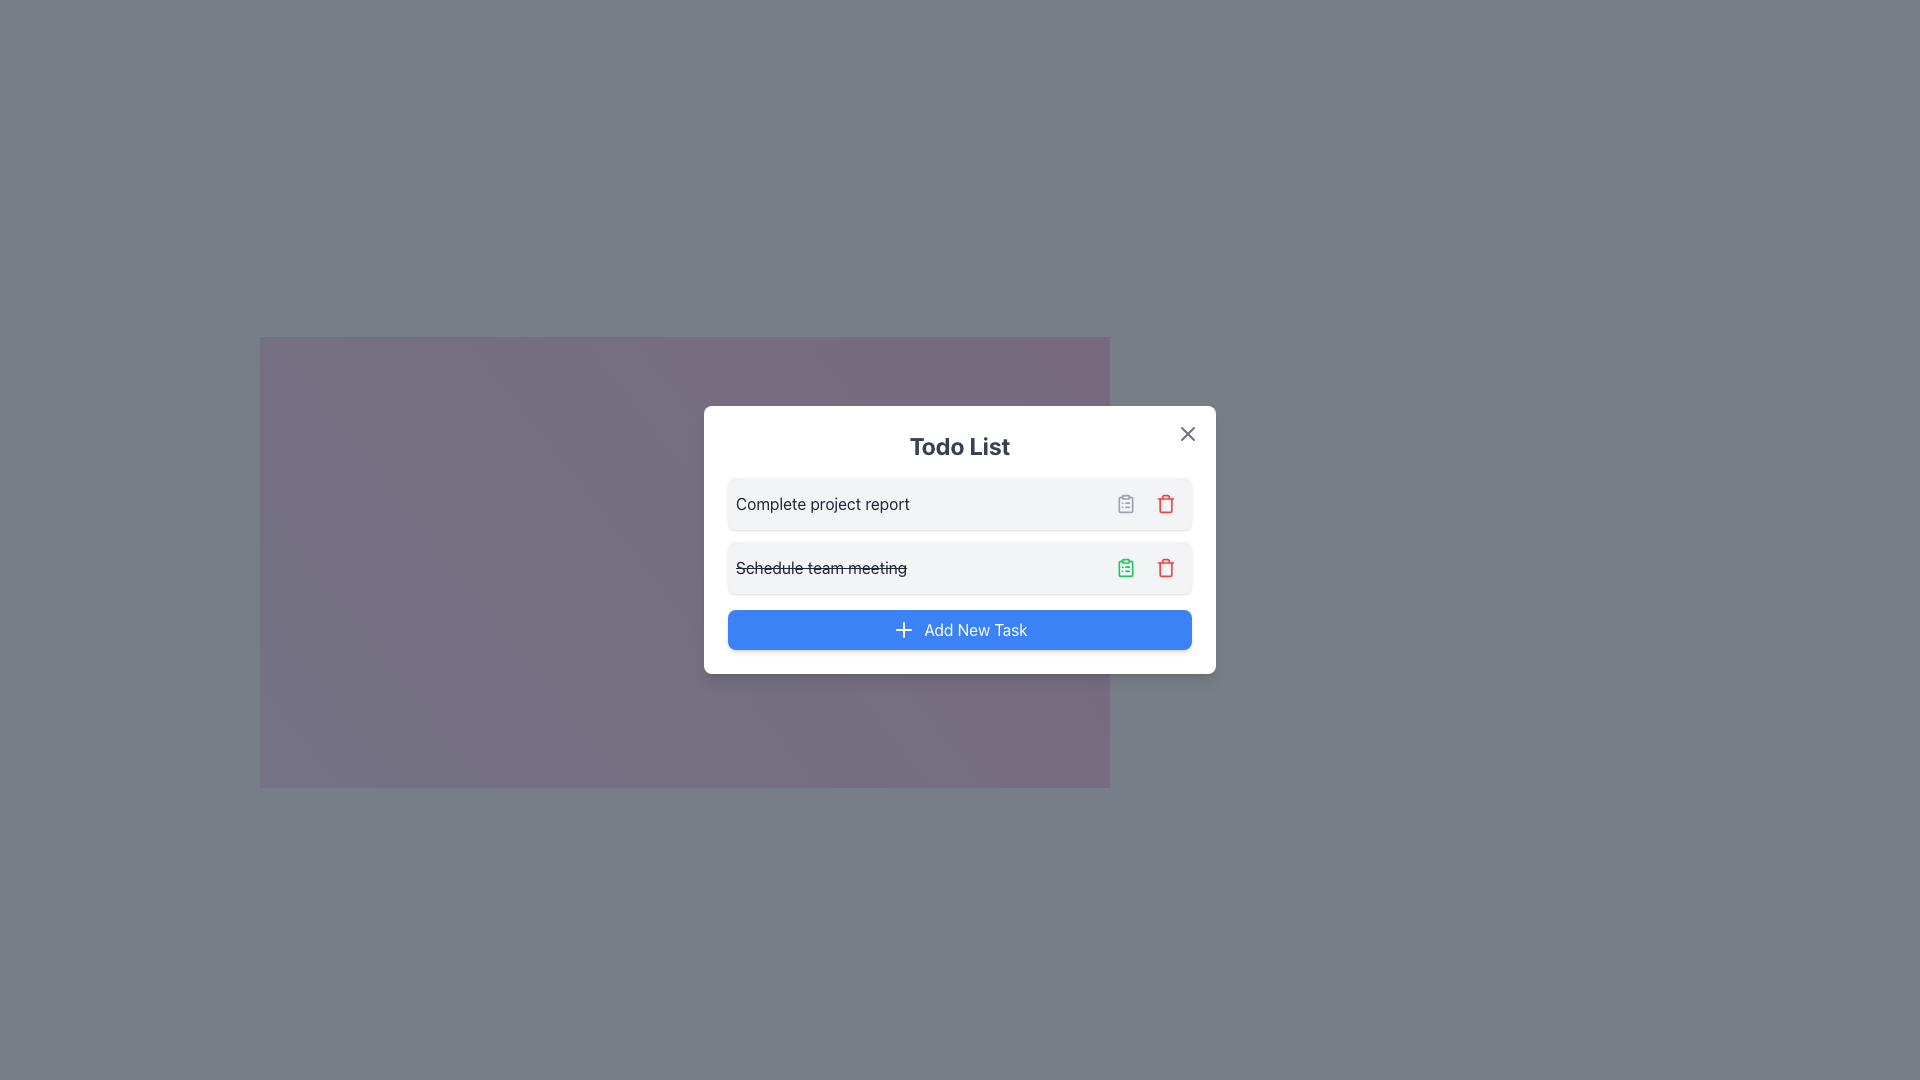 Image resolution: width=1920 pixels, height=1080 pixels. Describe the element at coordinates (1126, 503) in the screenshot. I see `the clipboard icon button located to the left of the red trash can icon in the task list item 'Complete project report'` at that location.